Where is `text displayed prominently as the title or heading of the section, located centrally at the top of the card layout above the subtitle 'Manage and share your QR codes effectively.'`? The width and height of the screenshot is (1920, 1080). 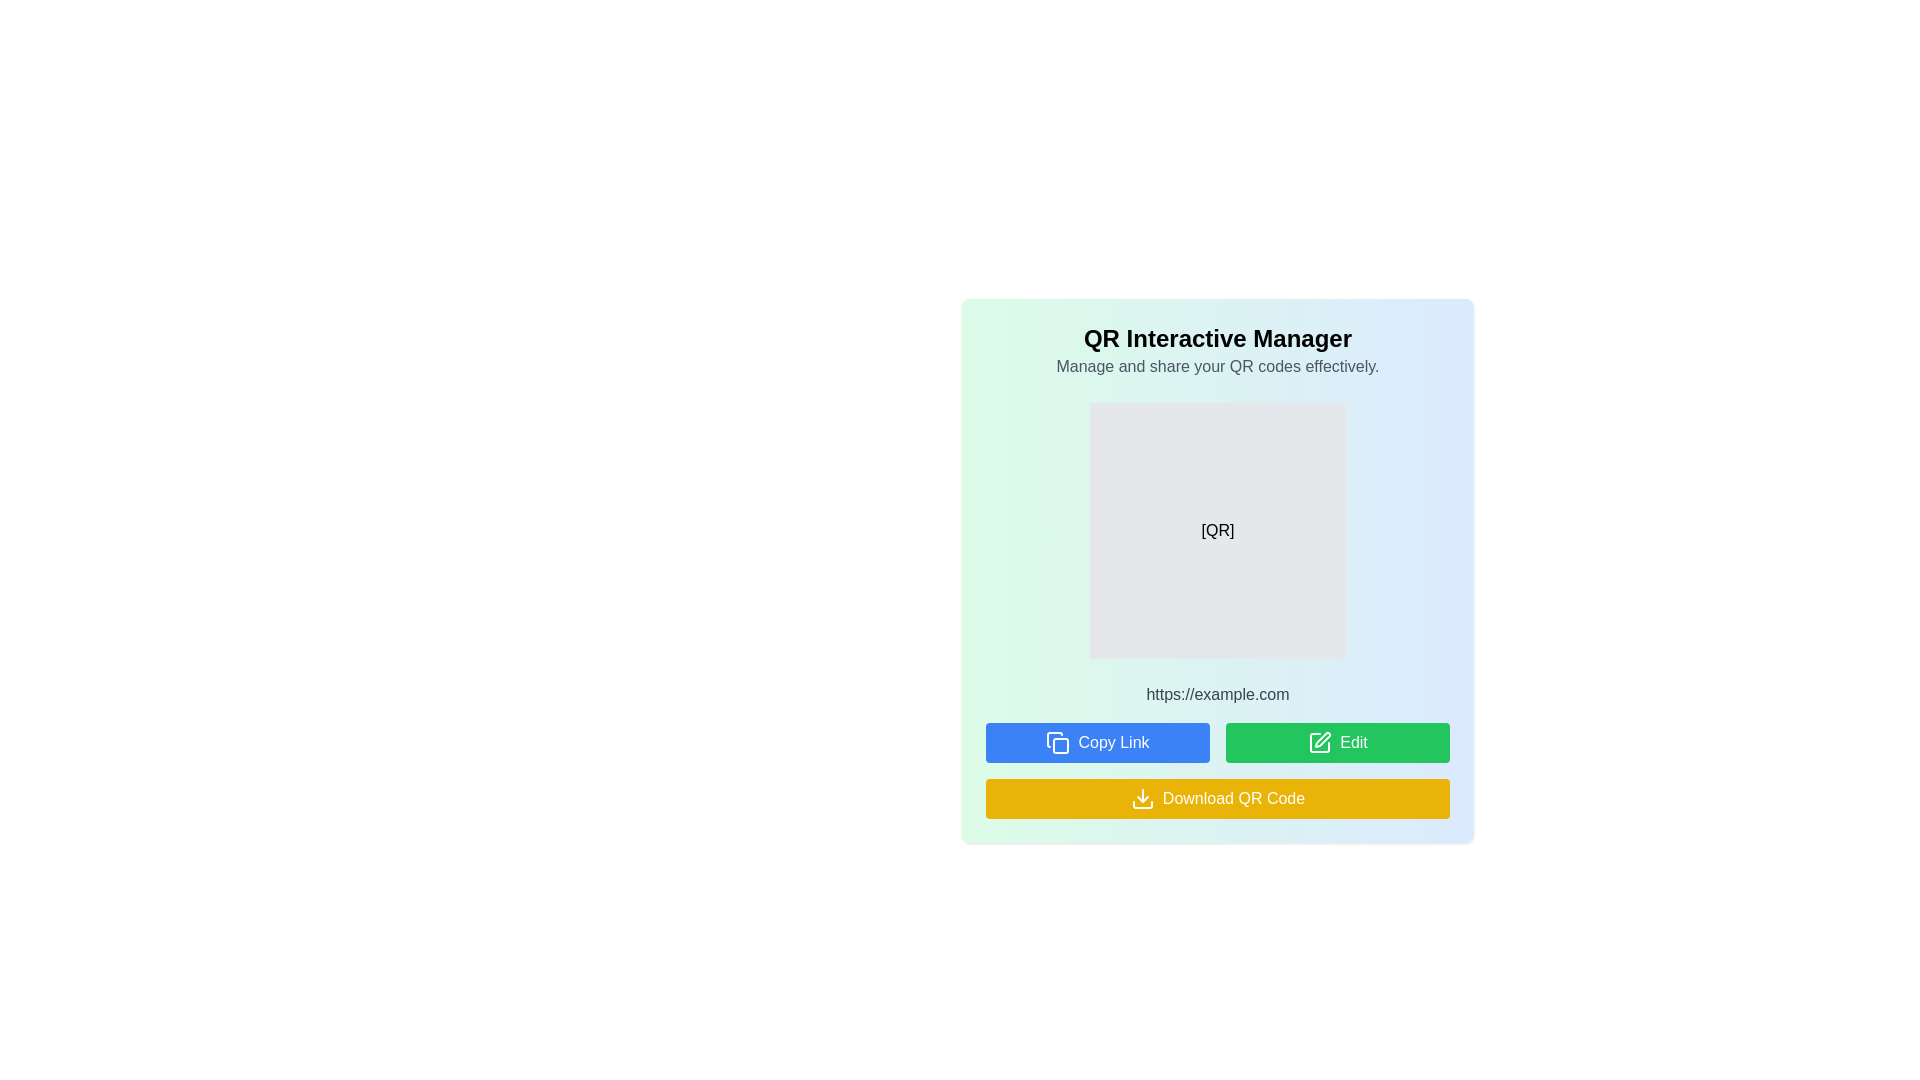
text displayed prominently as the title or heading of the section, located centrally at the top of the card layout above the subtitle 'Manage and share your QR codes effectively.' is located at coordinates (1217, 338).